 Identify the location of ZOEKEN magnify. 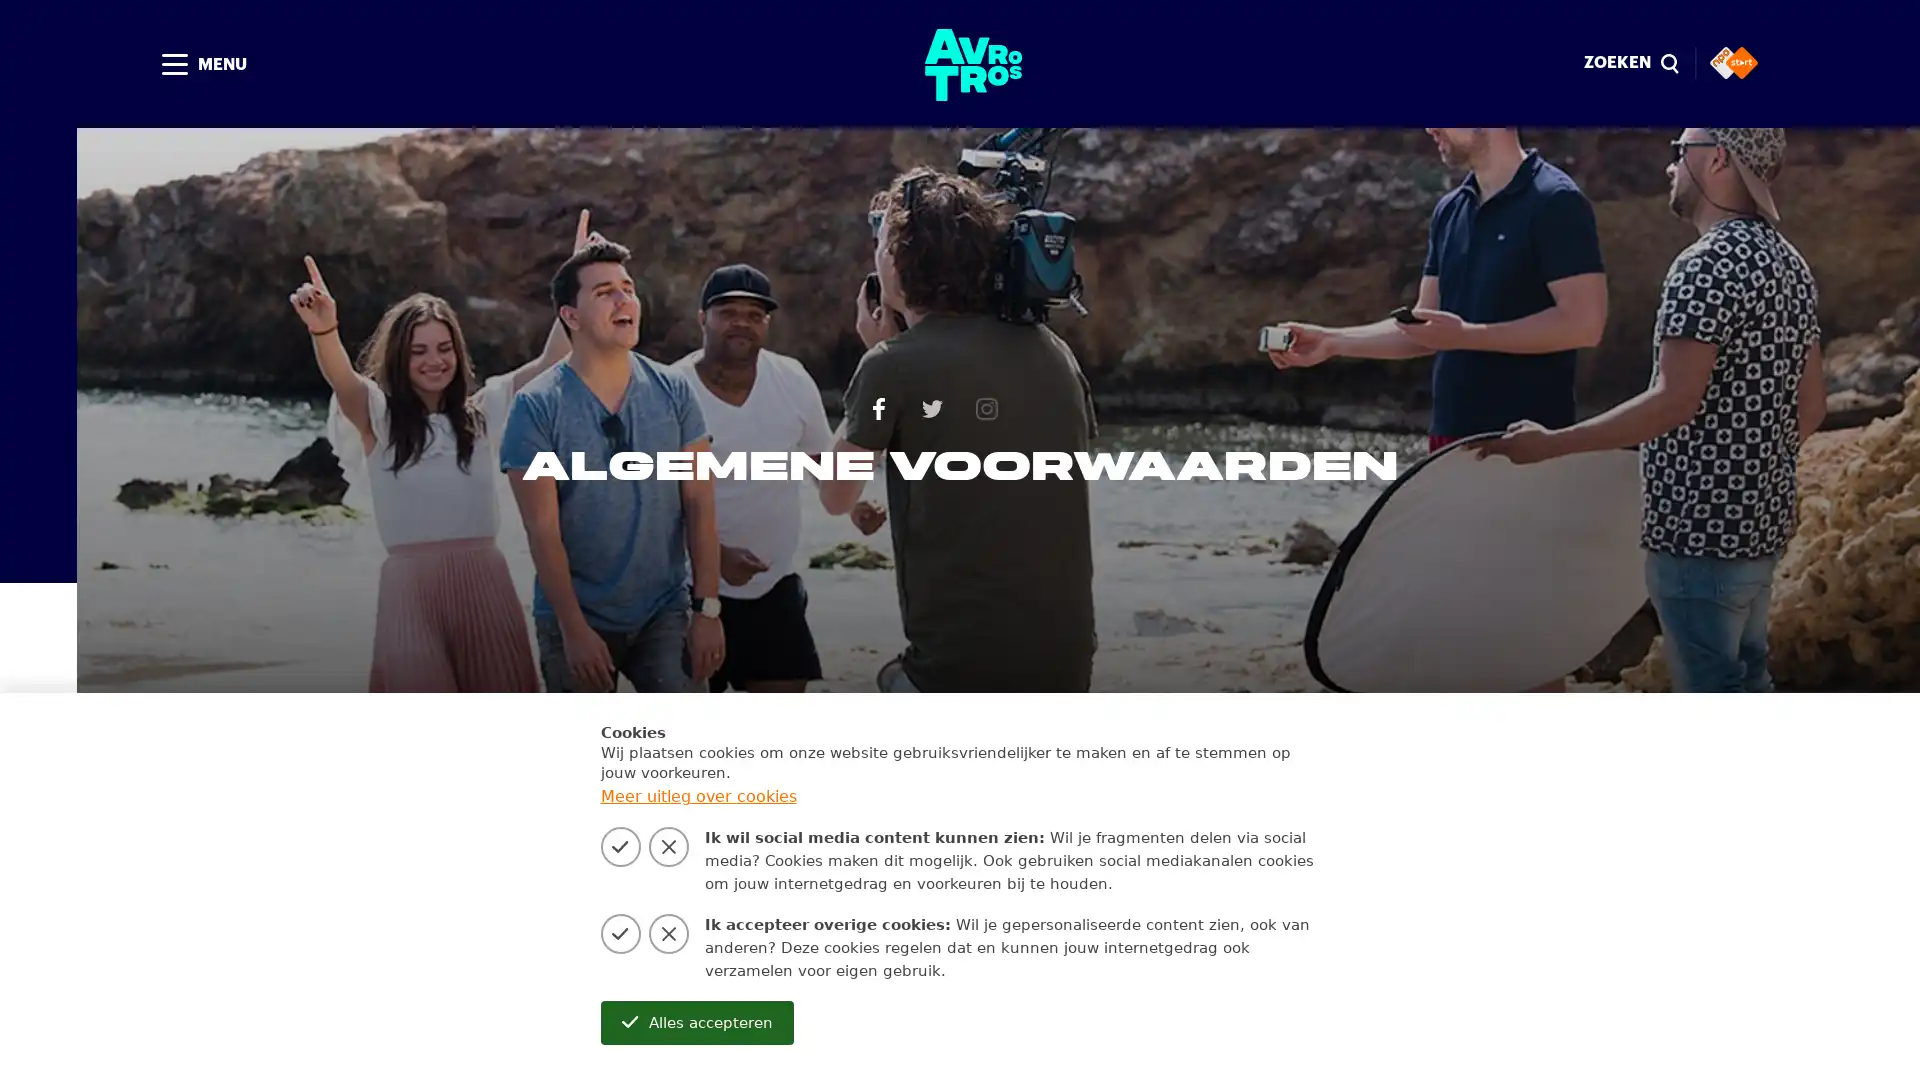
(1630, 63).